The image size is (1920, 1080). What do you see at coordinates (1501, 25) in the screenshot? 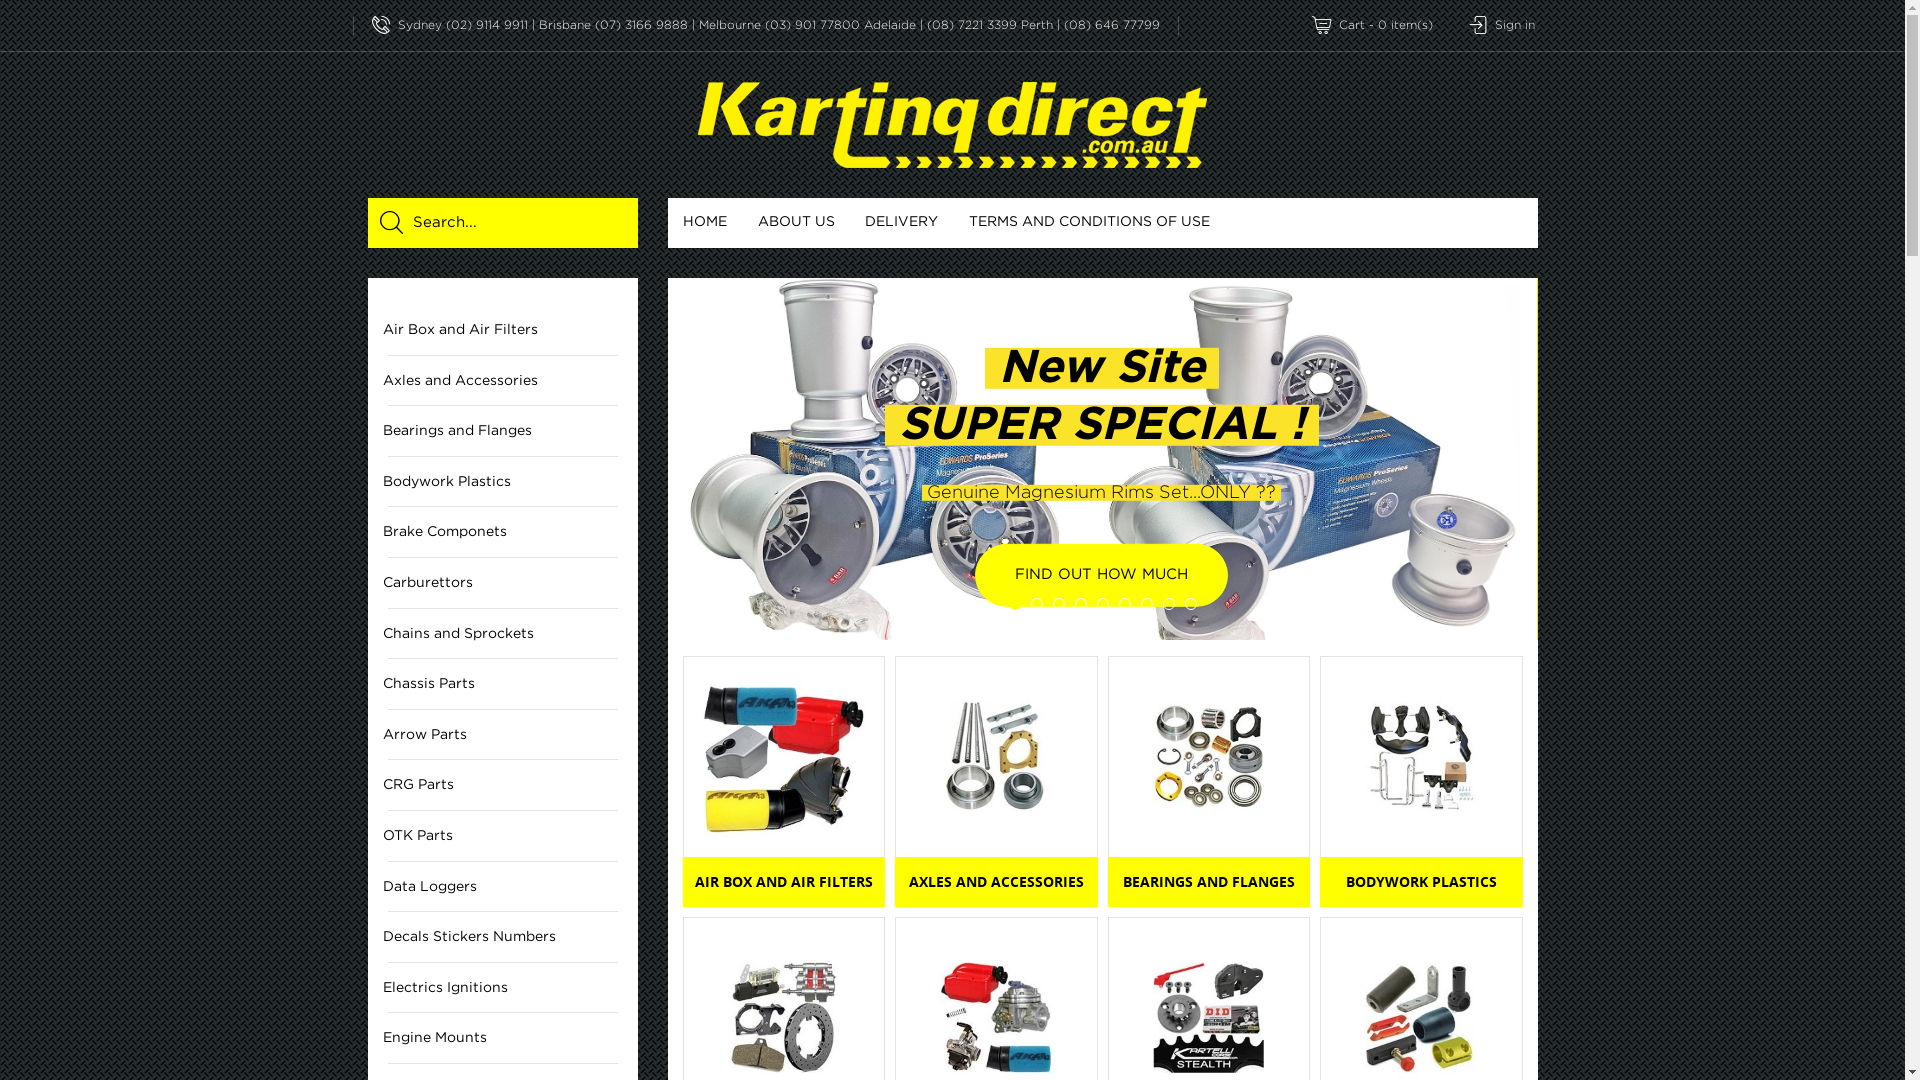
I see `'Sign in'` at bounding box center [1501, 25].